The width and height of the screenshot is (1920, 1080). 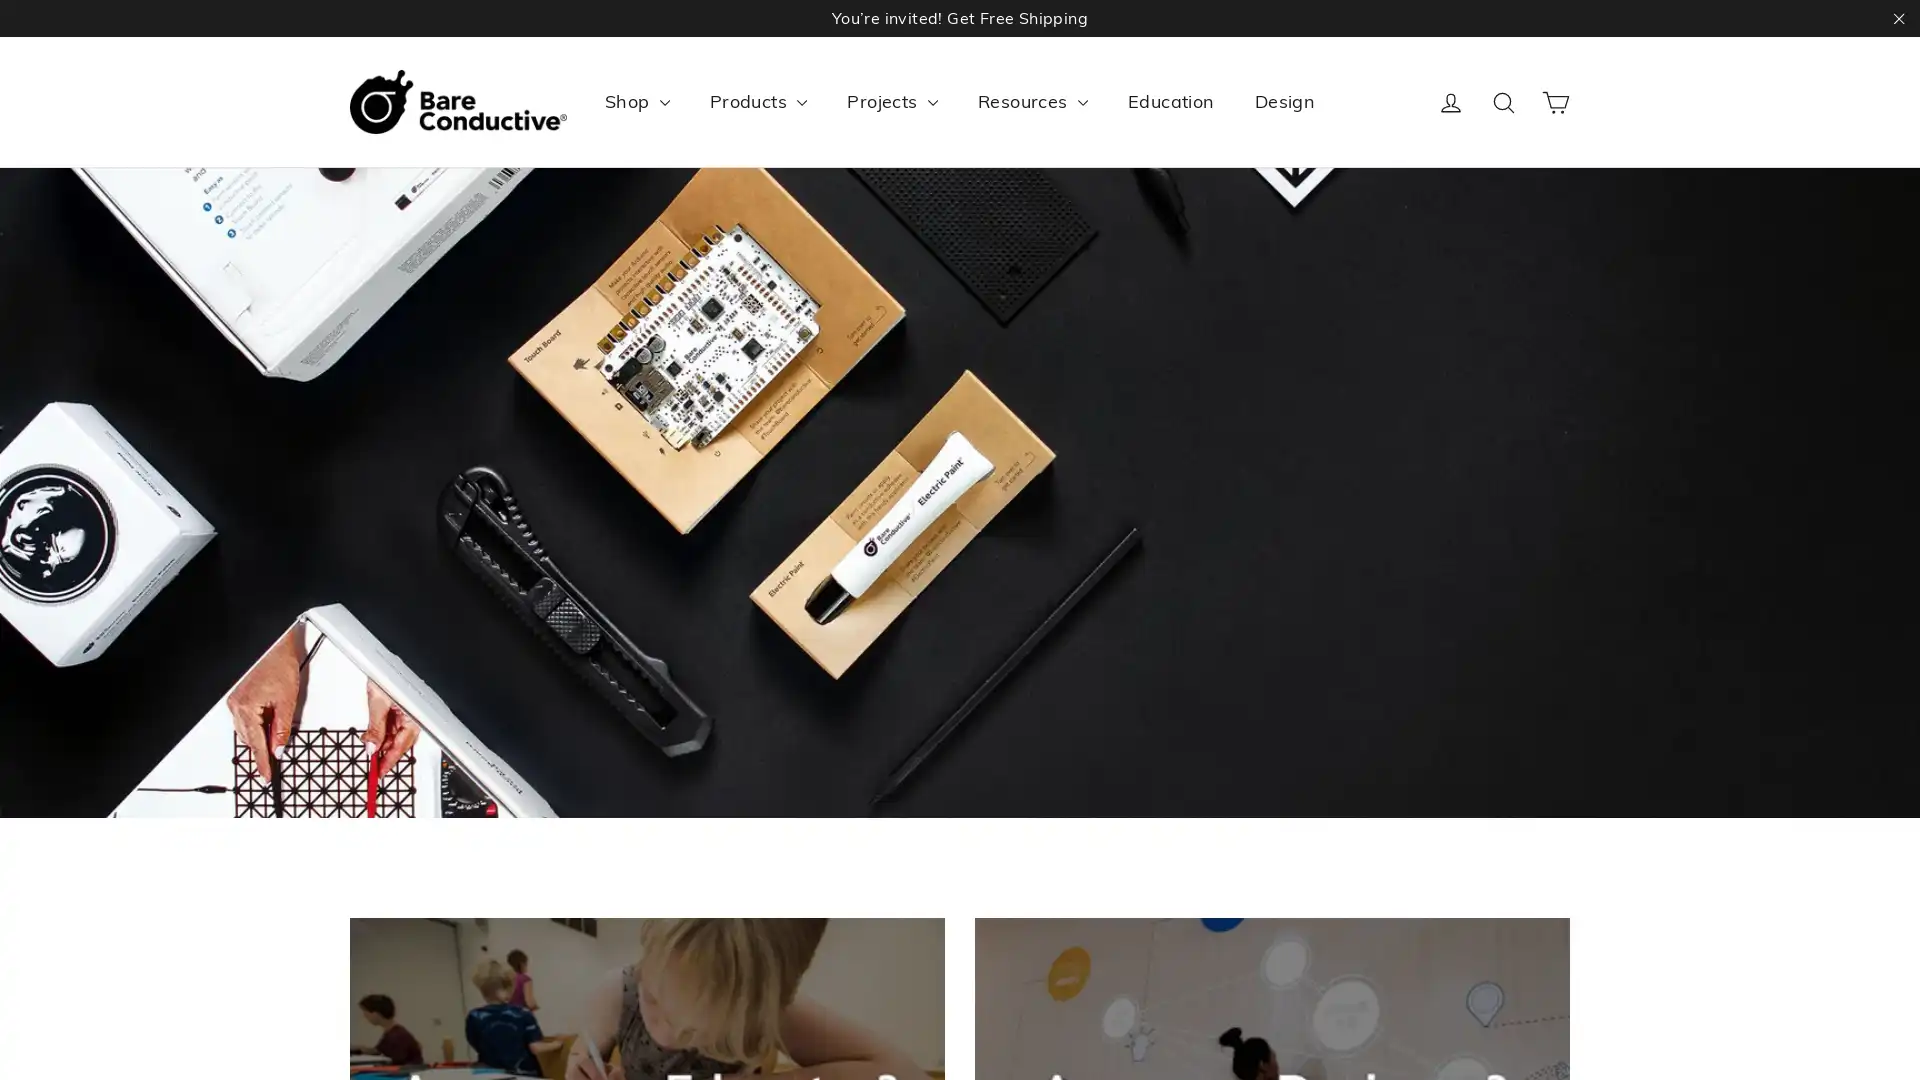 What do you see at coordinates (958, 634) in the screenshot?
I see `No thanks` at bounding box center [958, 634].